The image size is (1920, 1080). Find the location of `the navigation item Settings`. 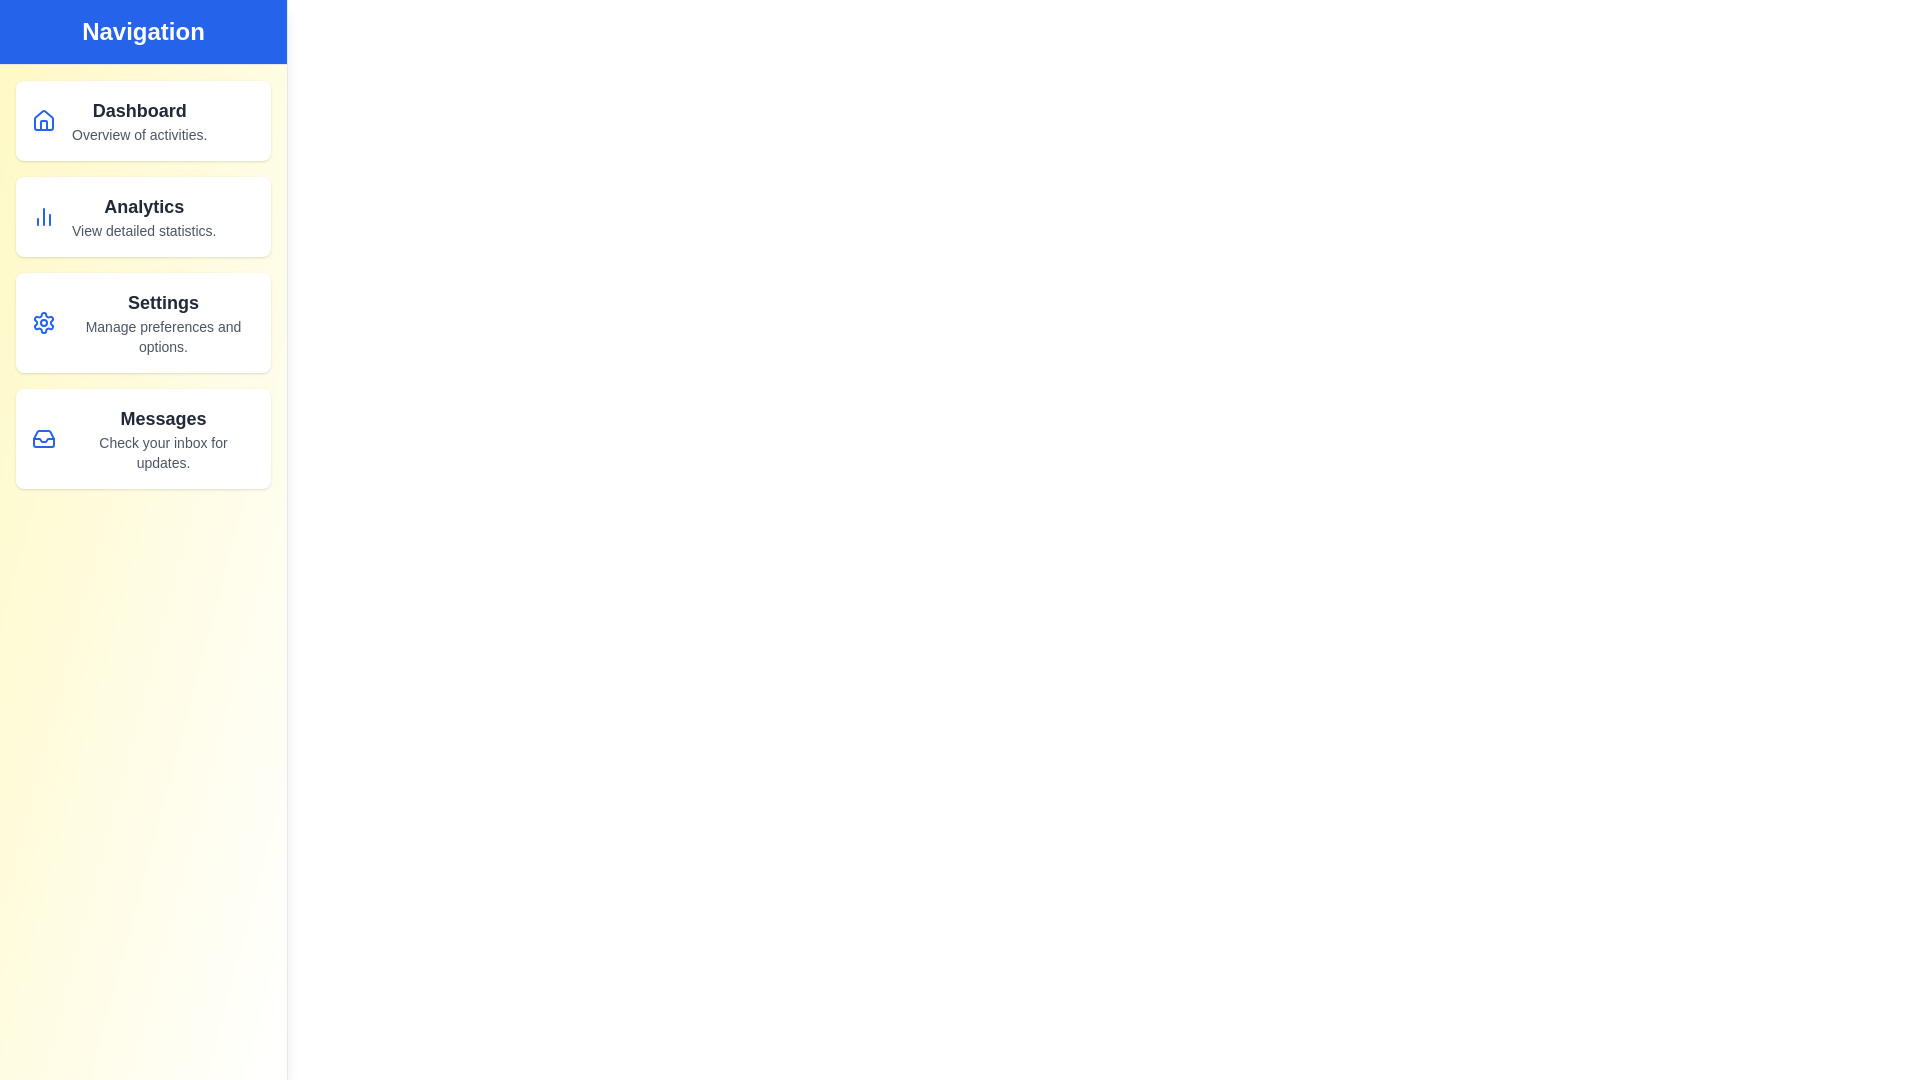

the navigation item Settings is located at coordinates (142, 322).